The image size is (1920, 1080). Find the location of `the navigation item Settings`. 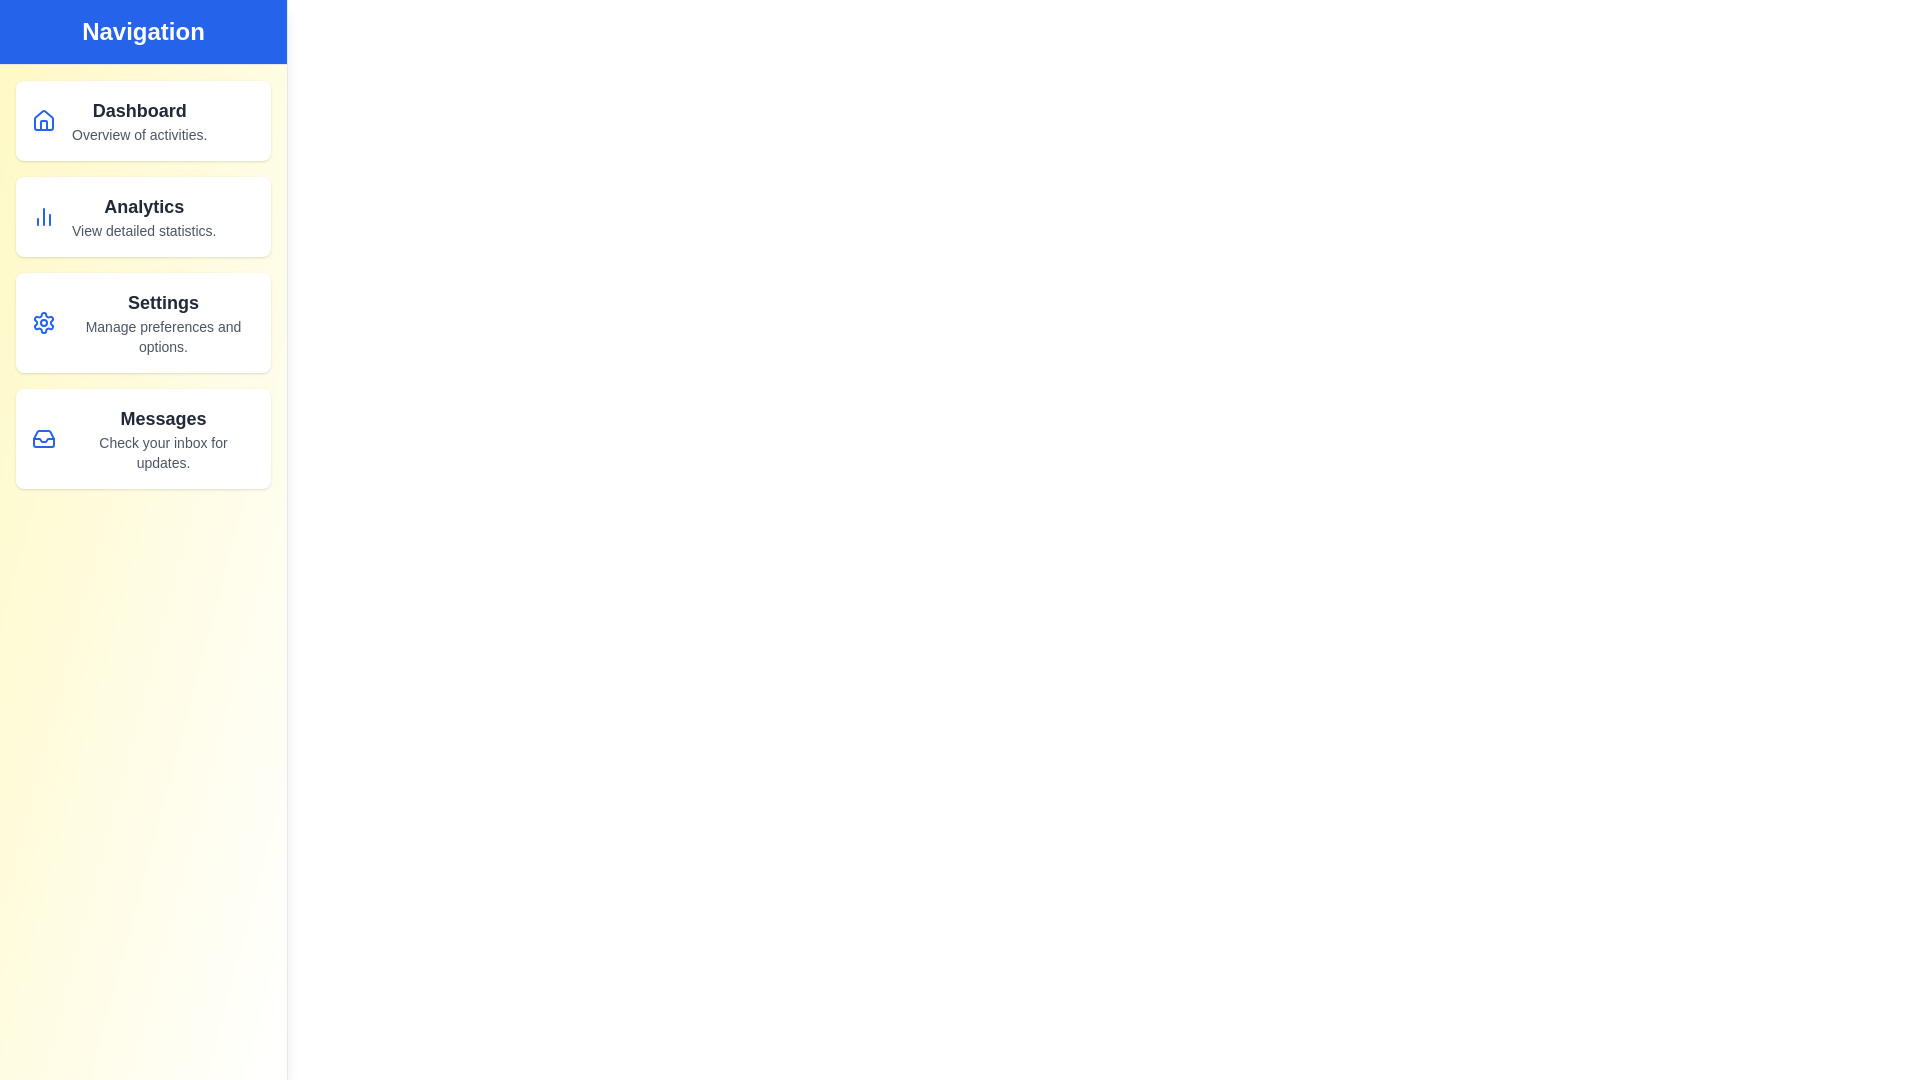

the navigation item Settings is located at coordinates (142, 322).